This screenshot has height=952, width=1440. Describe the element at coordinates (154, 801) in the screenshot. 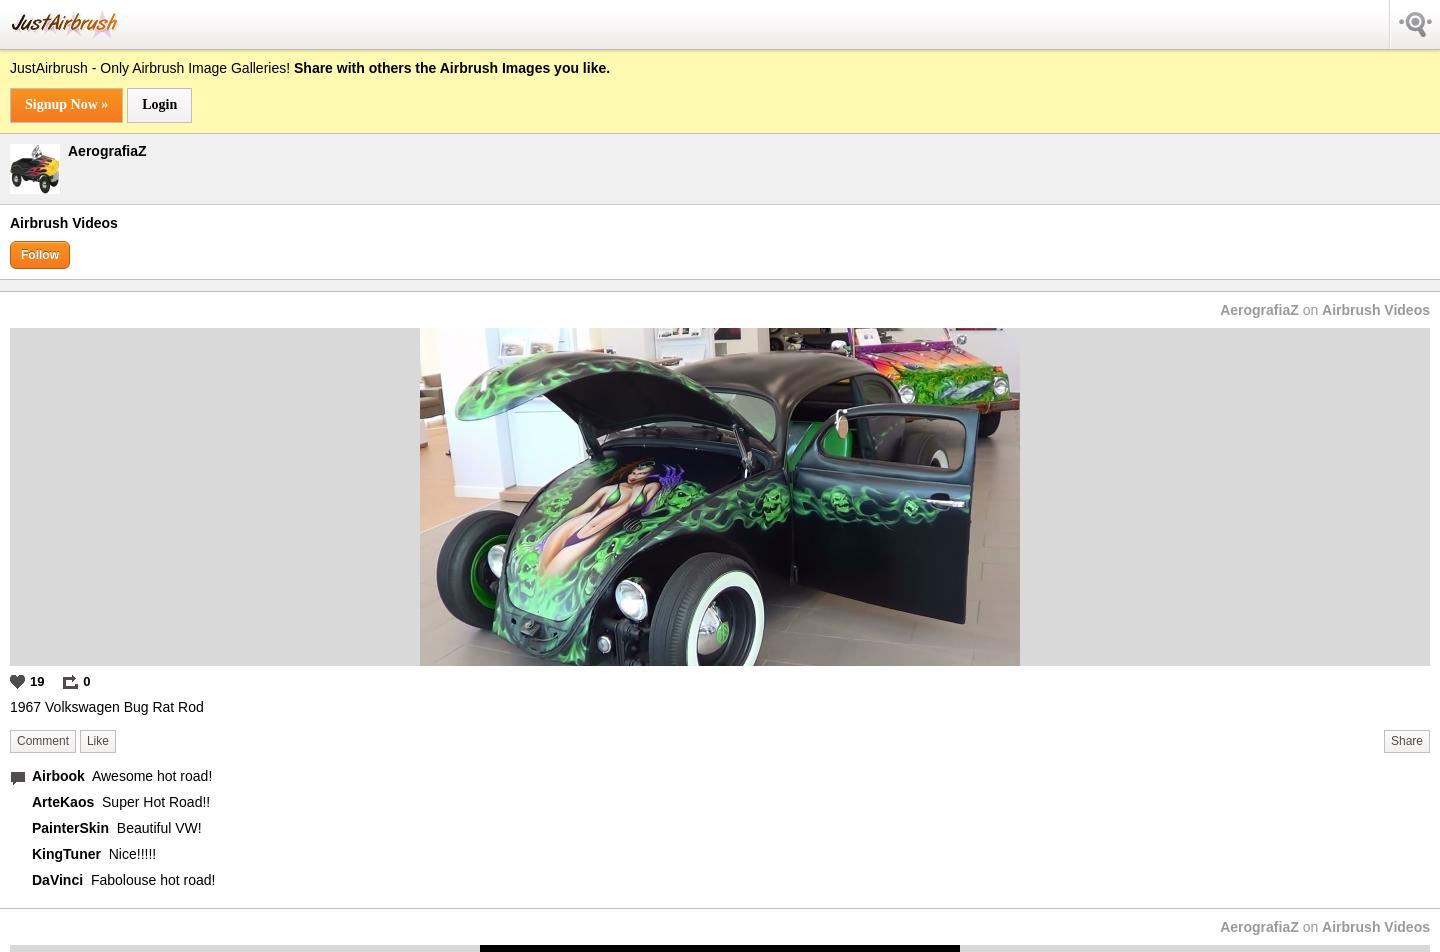

I see `'Super Hot Road!!'` at that location.